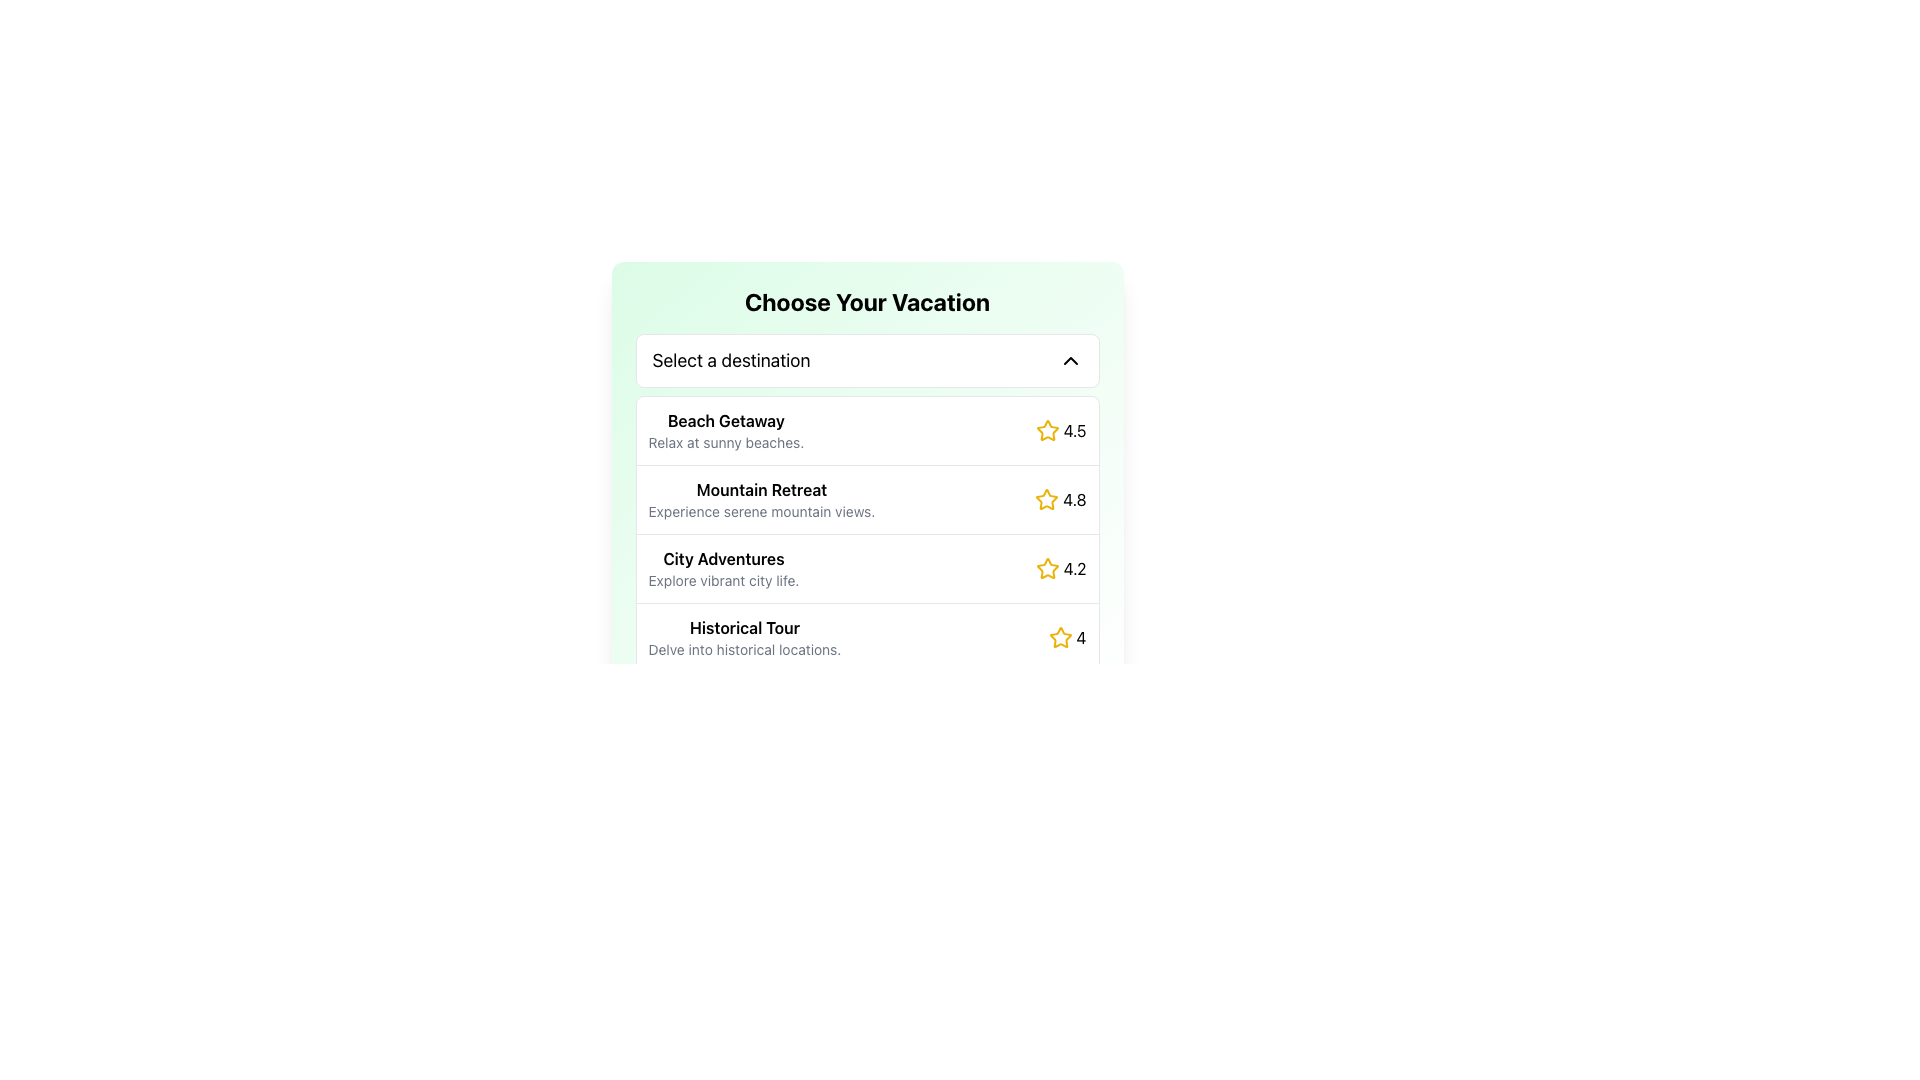 The image size is (1920, 1080). I want to click on the Text Display element that shows the vacation destination option between 'Mountain Retreat' and 'Historical Tour' in the 'Choose Your Vacation' list to focus, so click(723, 569).